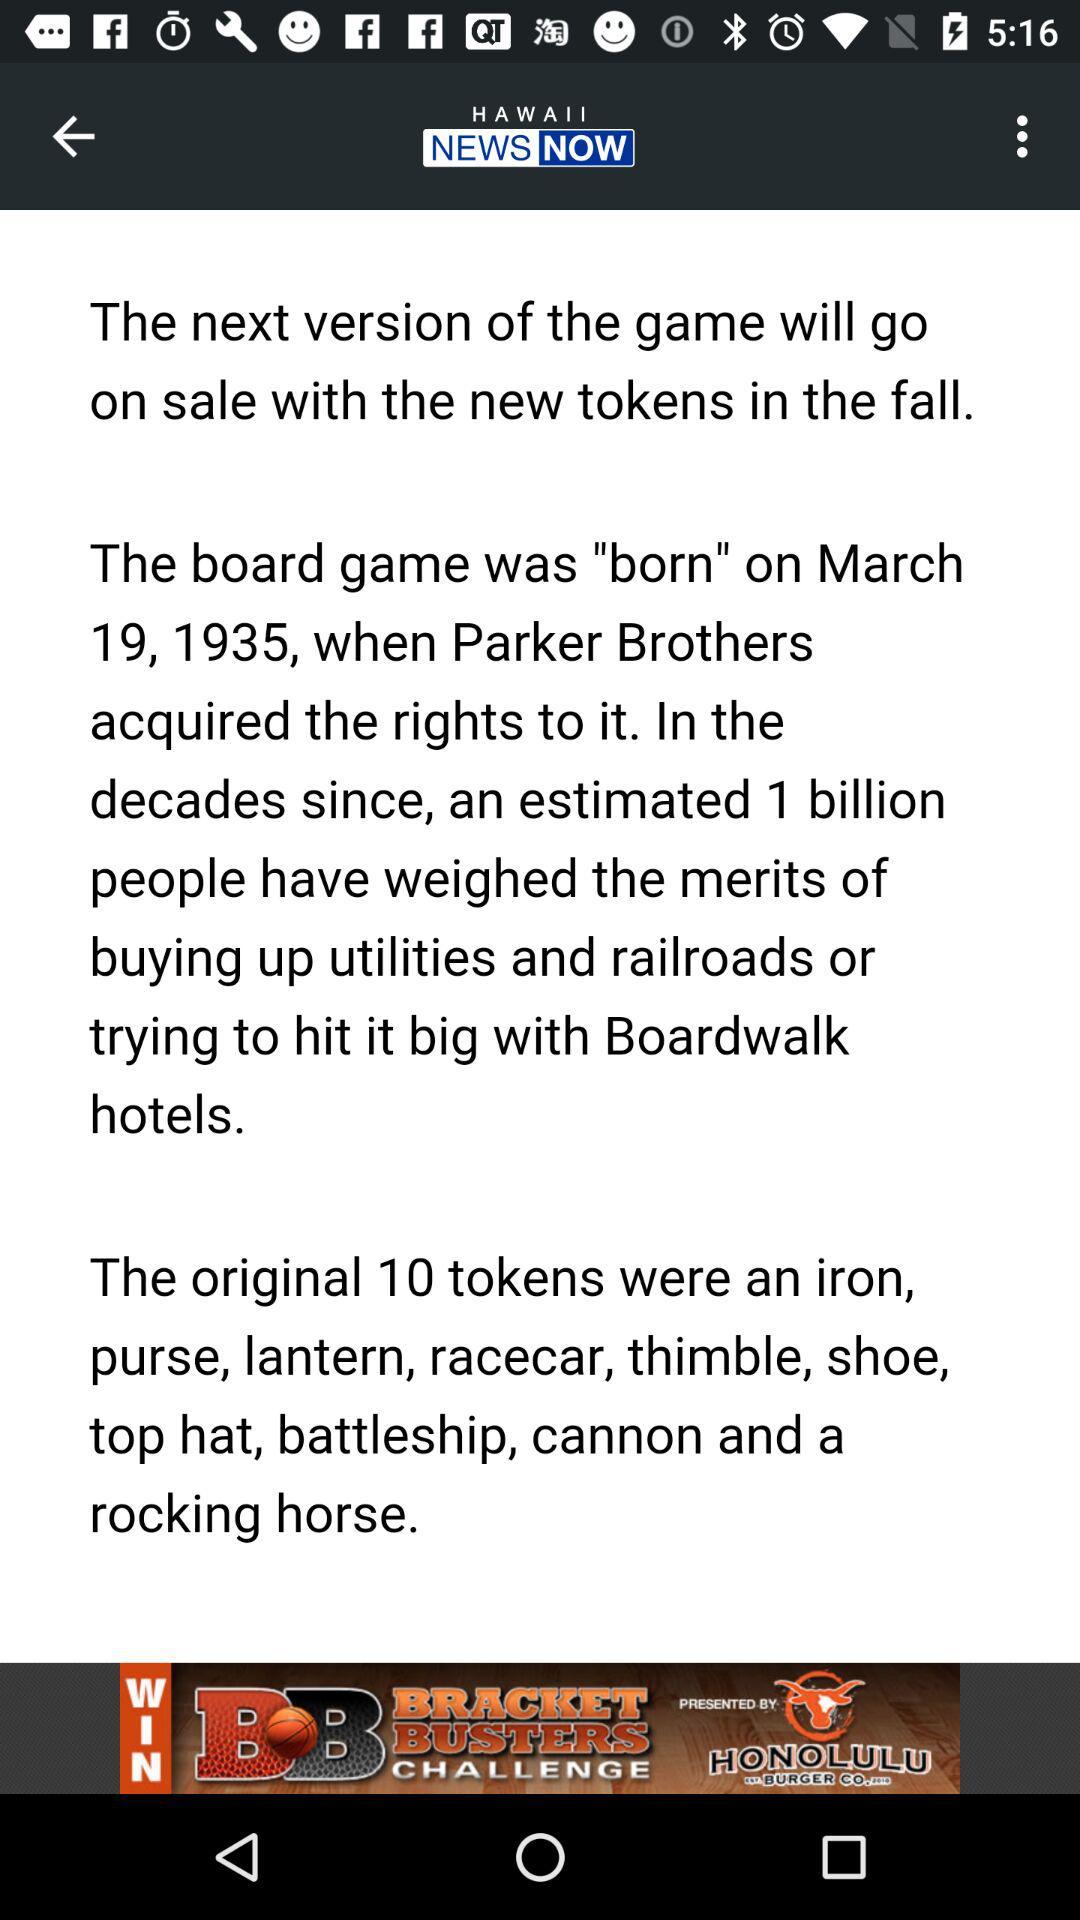 This screenshot has width=1080, height=1920. I want to click on clickable advertisement, so click(540, 1727).